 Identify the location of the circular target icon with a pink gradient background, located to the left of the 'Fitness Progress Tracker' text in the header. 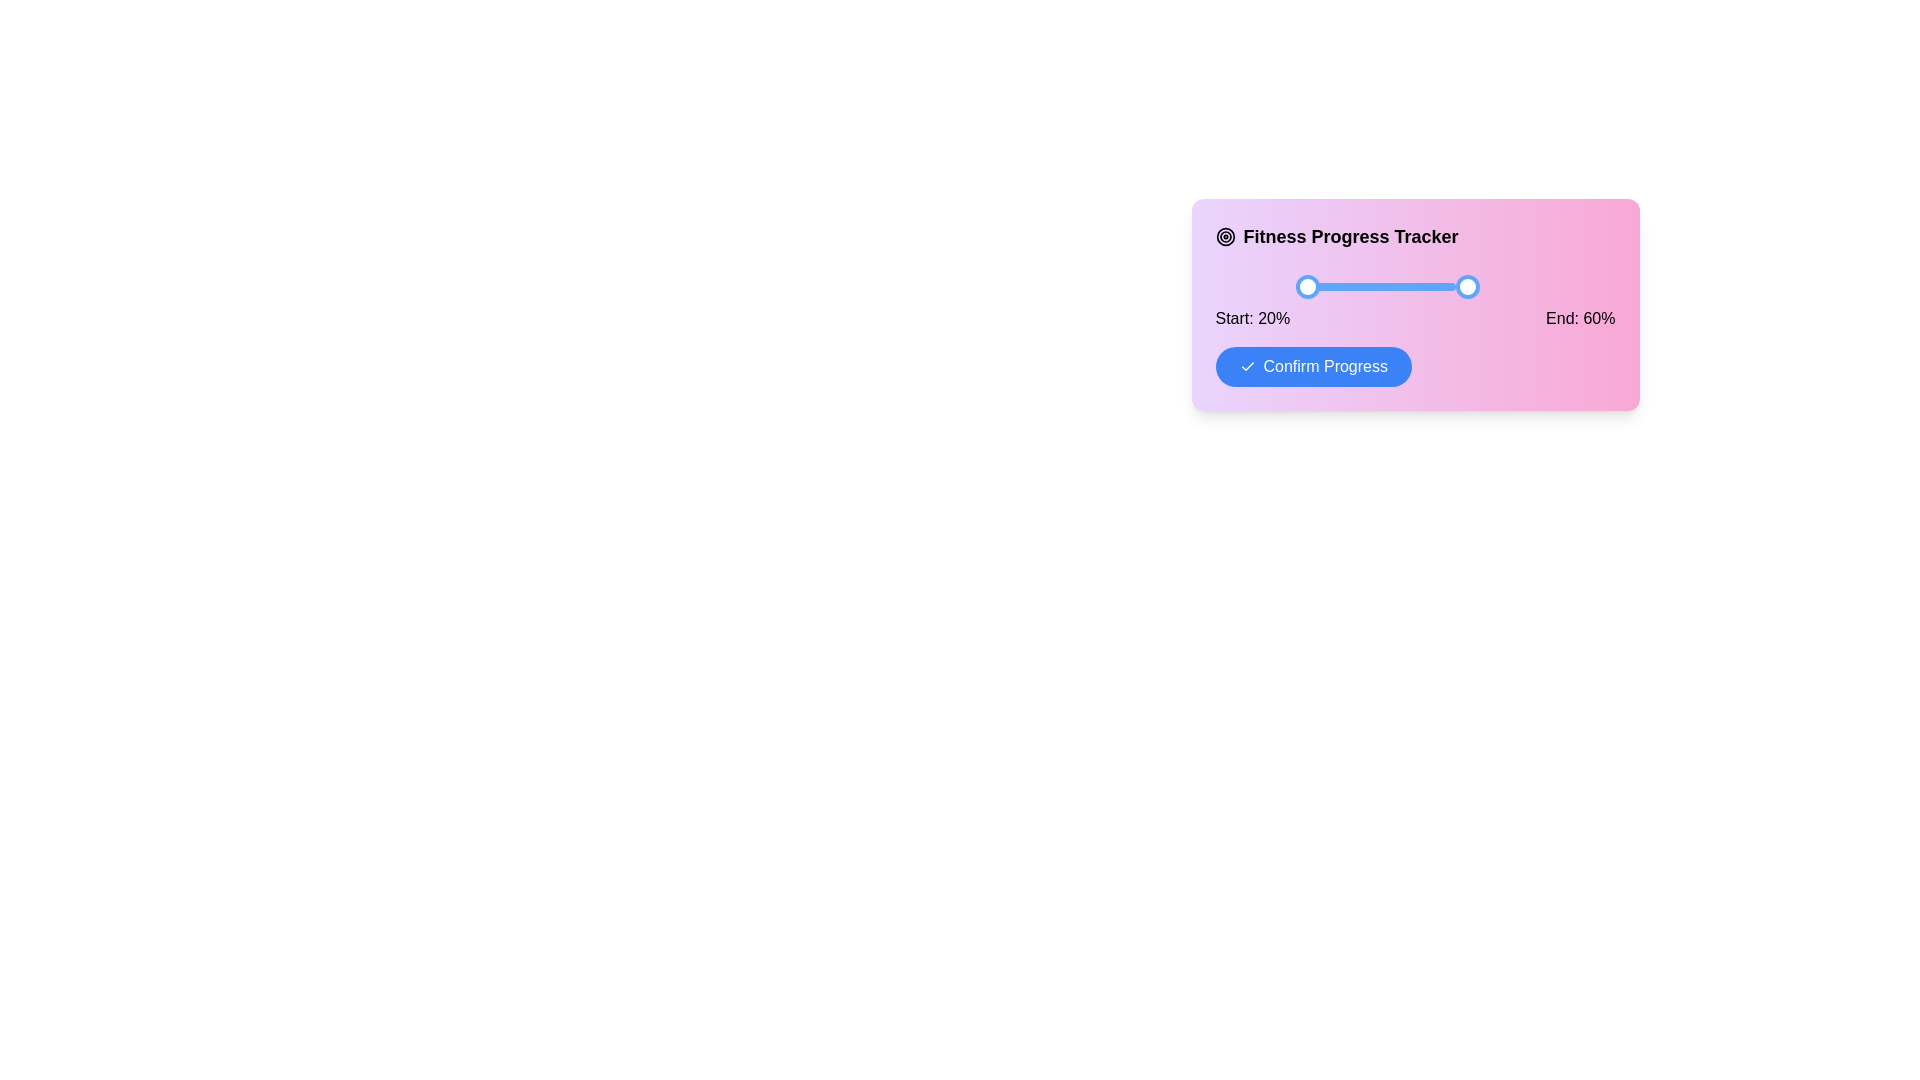
(1224, 235).